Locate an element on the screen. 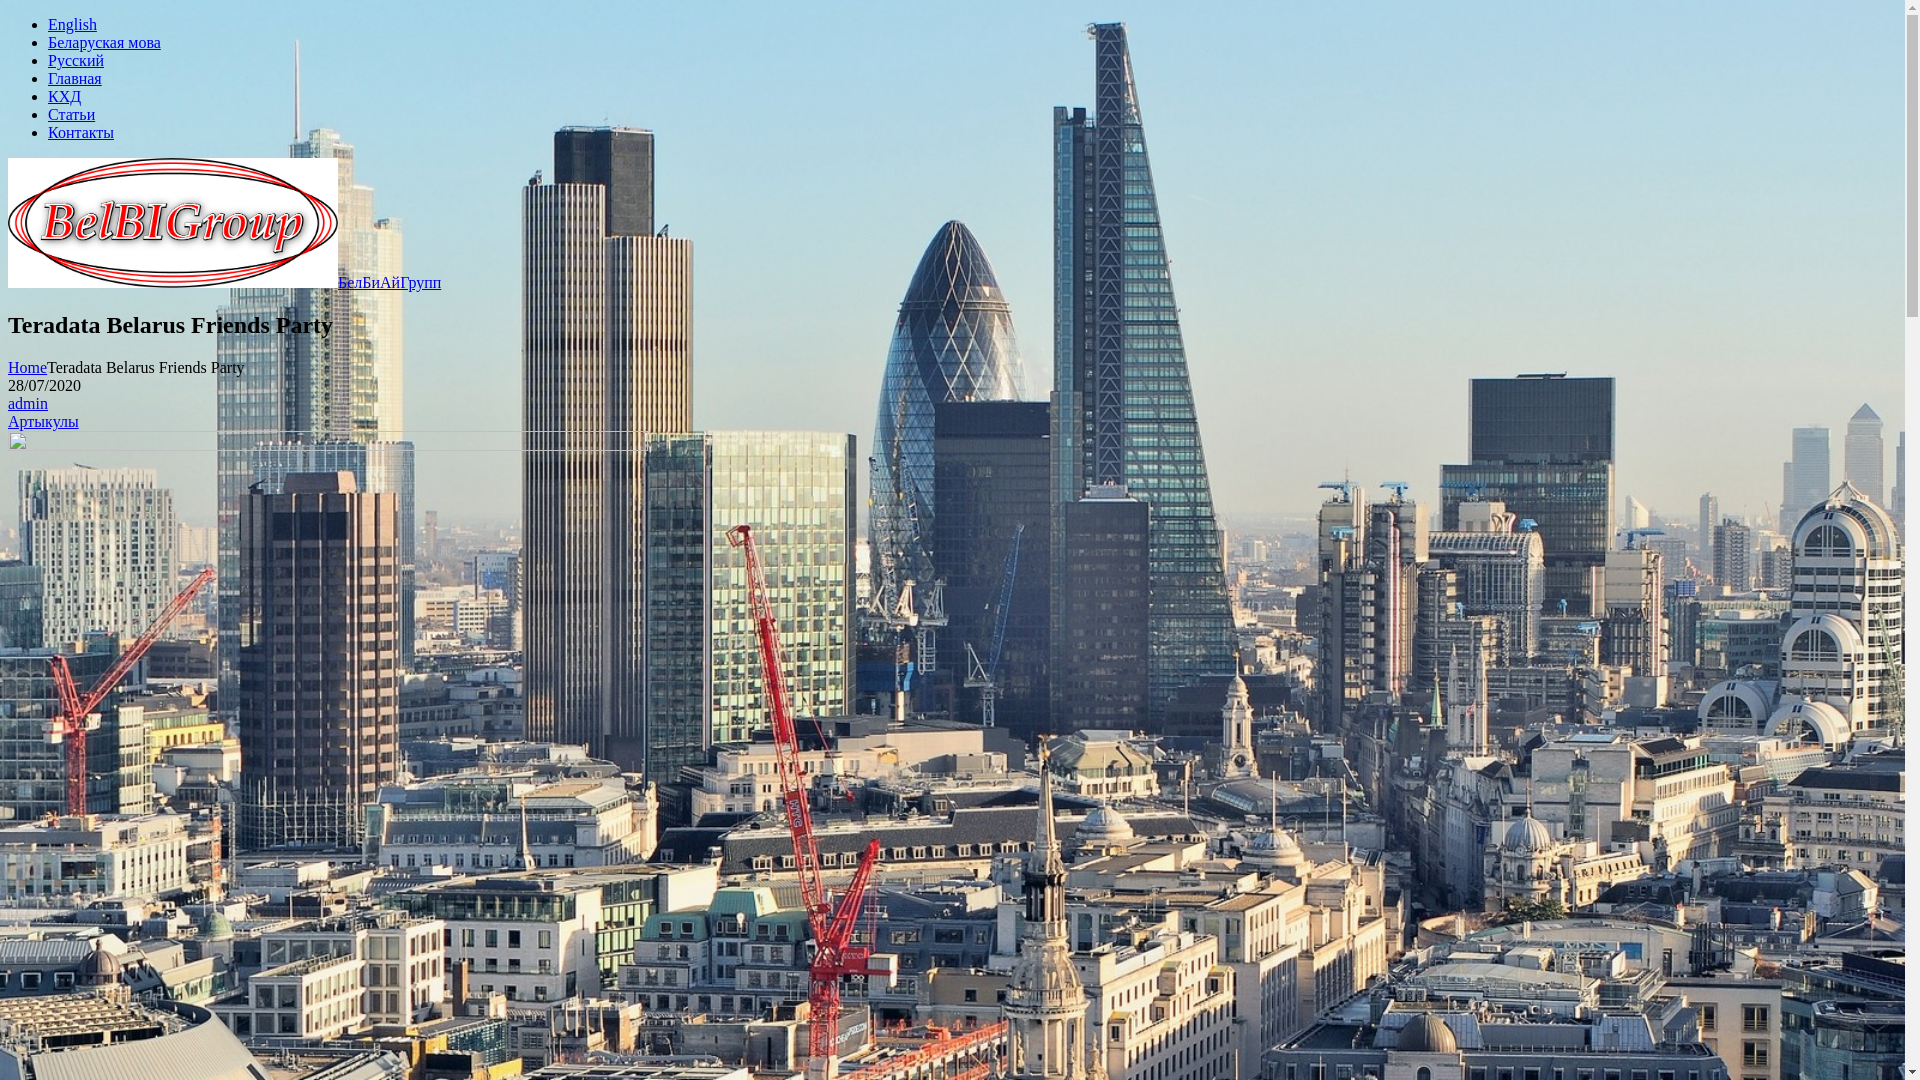  'admin' is located at coordinates (28, 403).